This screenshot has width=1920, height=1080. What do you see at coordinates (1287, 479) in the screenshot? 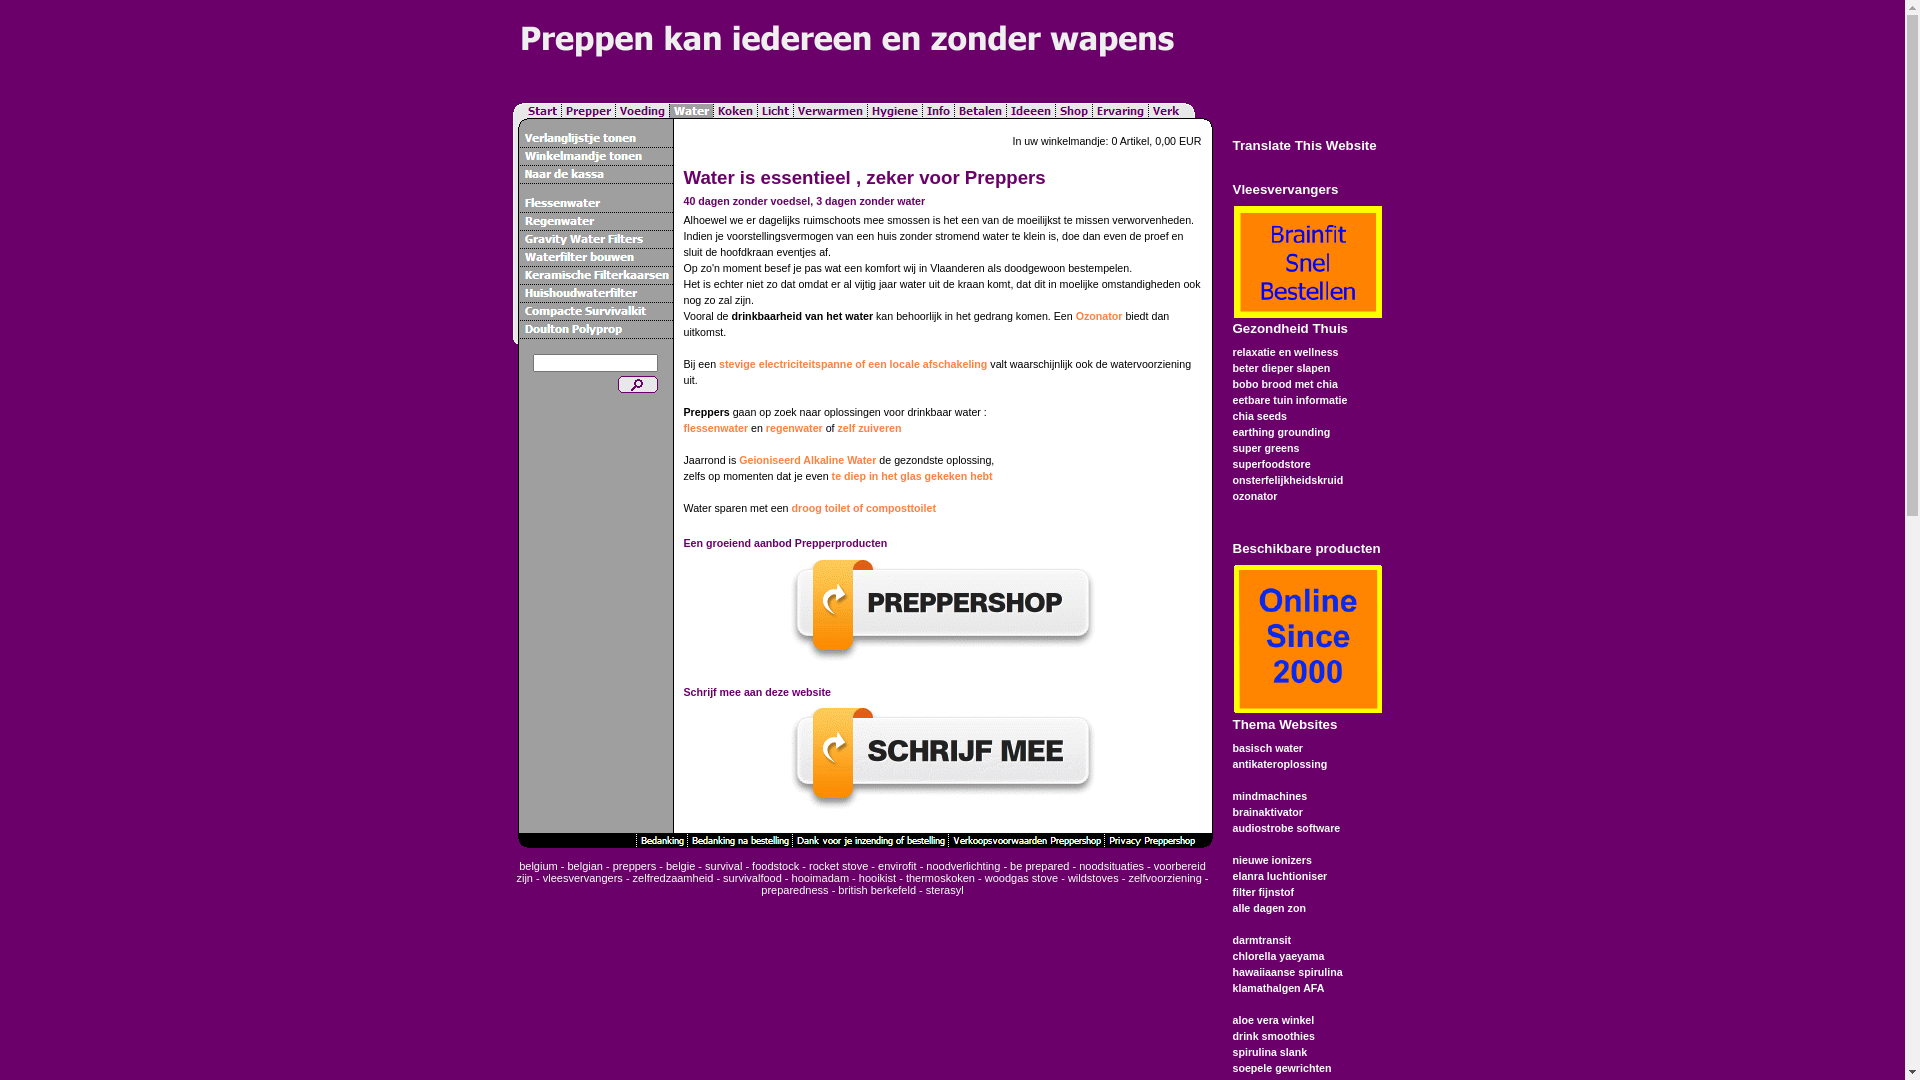
I see `'onsterfelijkheidskruid'` at bounding box center [1287, 479].